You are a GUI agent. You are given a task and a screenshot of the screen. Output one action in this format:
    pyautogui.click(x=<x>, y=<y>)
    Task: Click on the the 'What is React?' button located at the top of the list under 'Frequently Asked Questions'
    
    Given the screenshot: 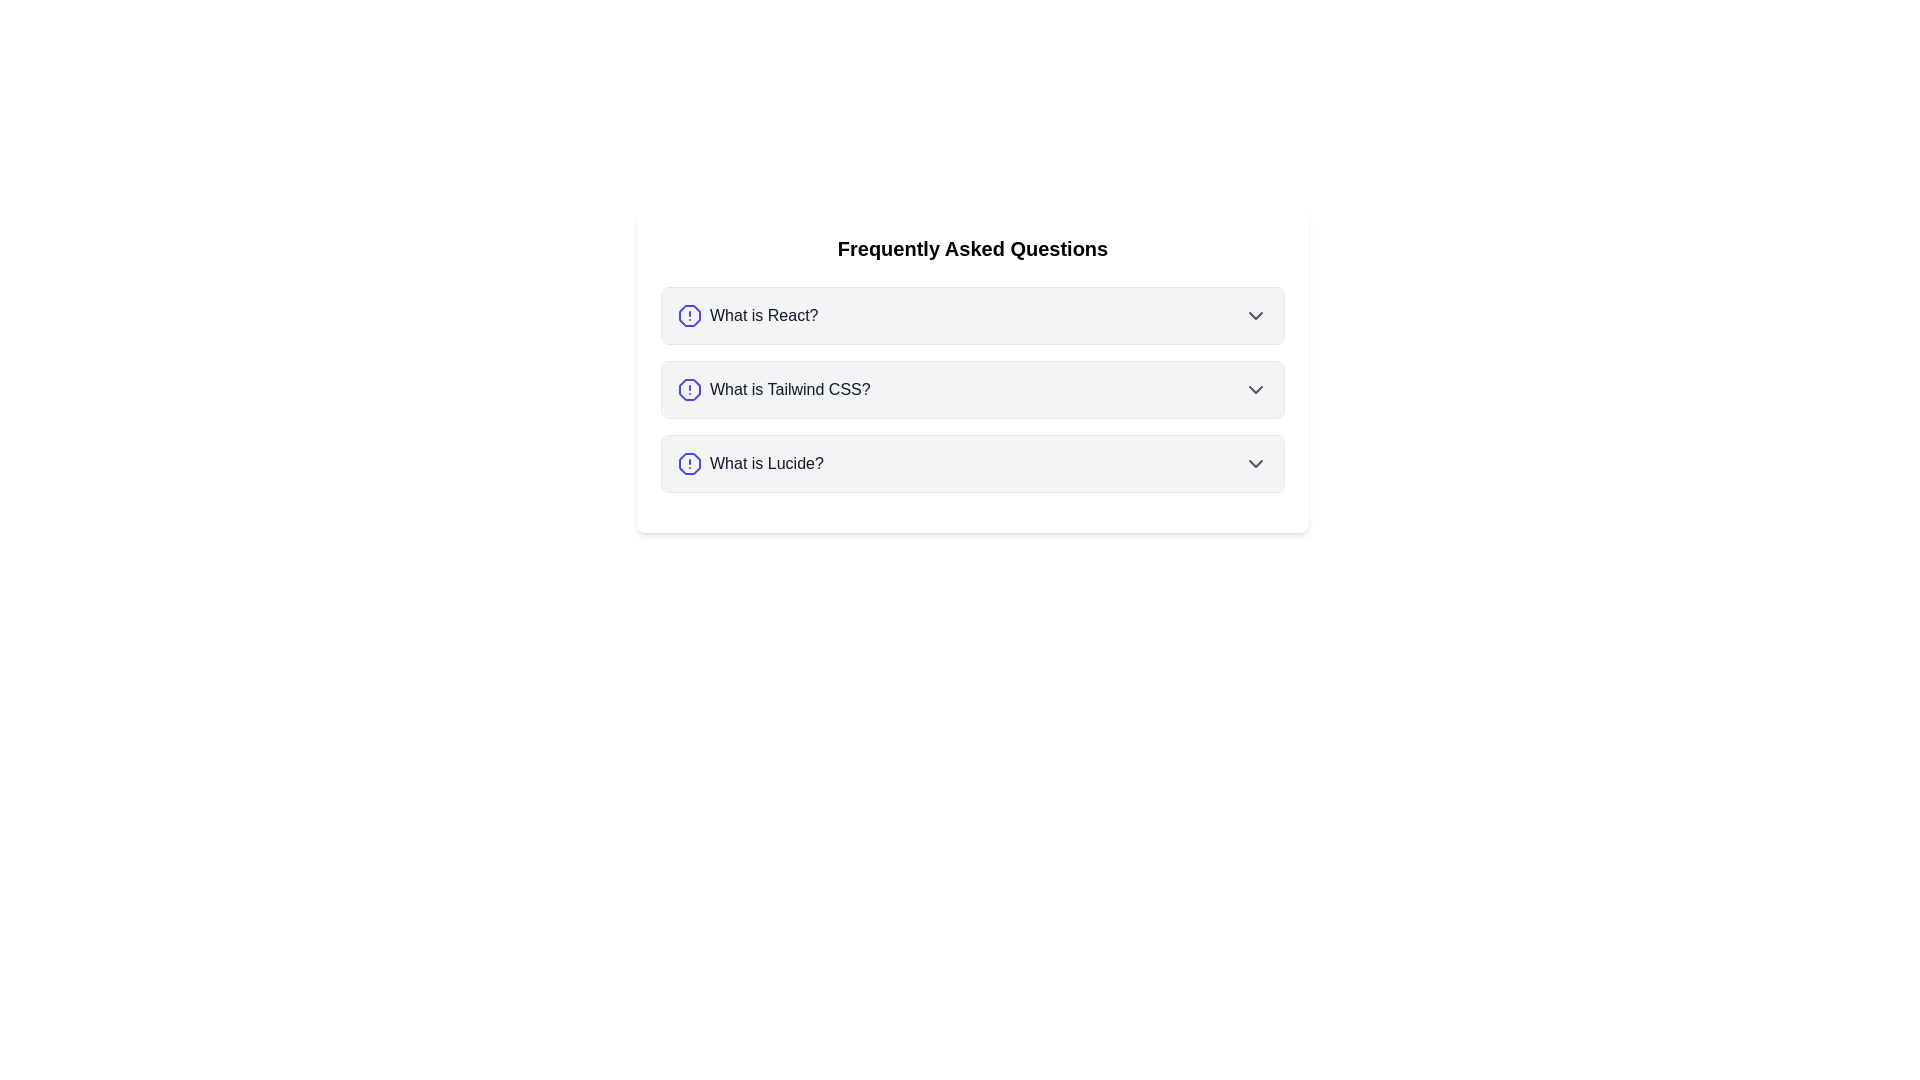 What is the action you would take?
    pyautogui.click(x=973, y=315)
    